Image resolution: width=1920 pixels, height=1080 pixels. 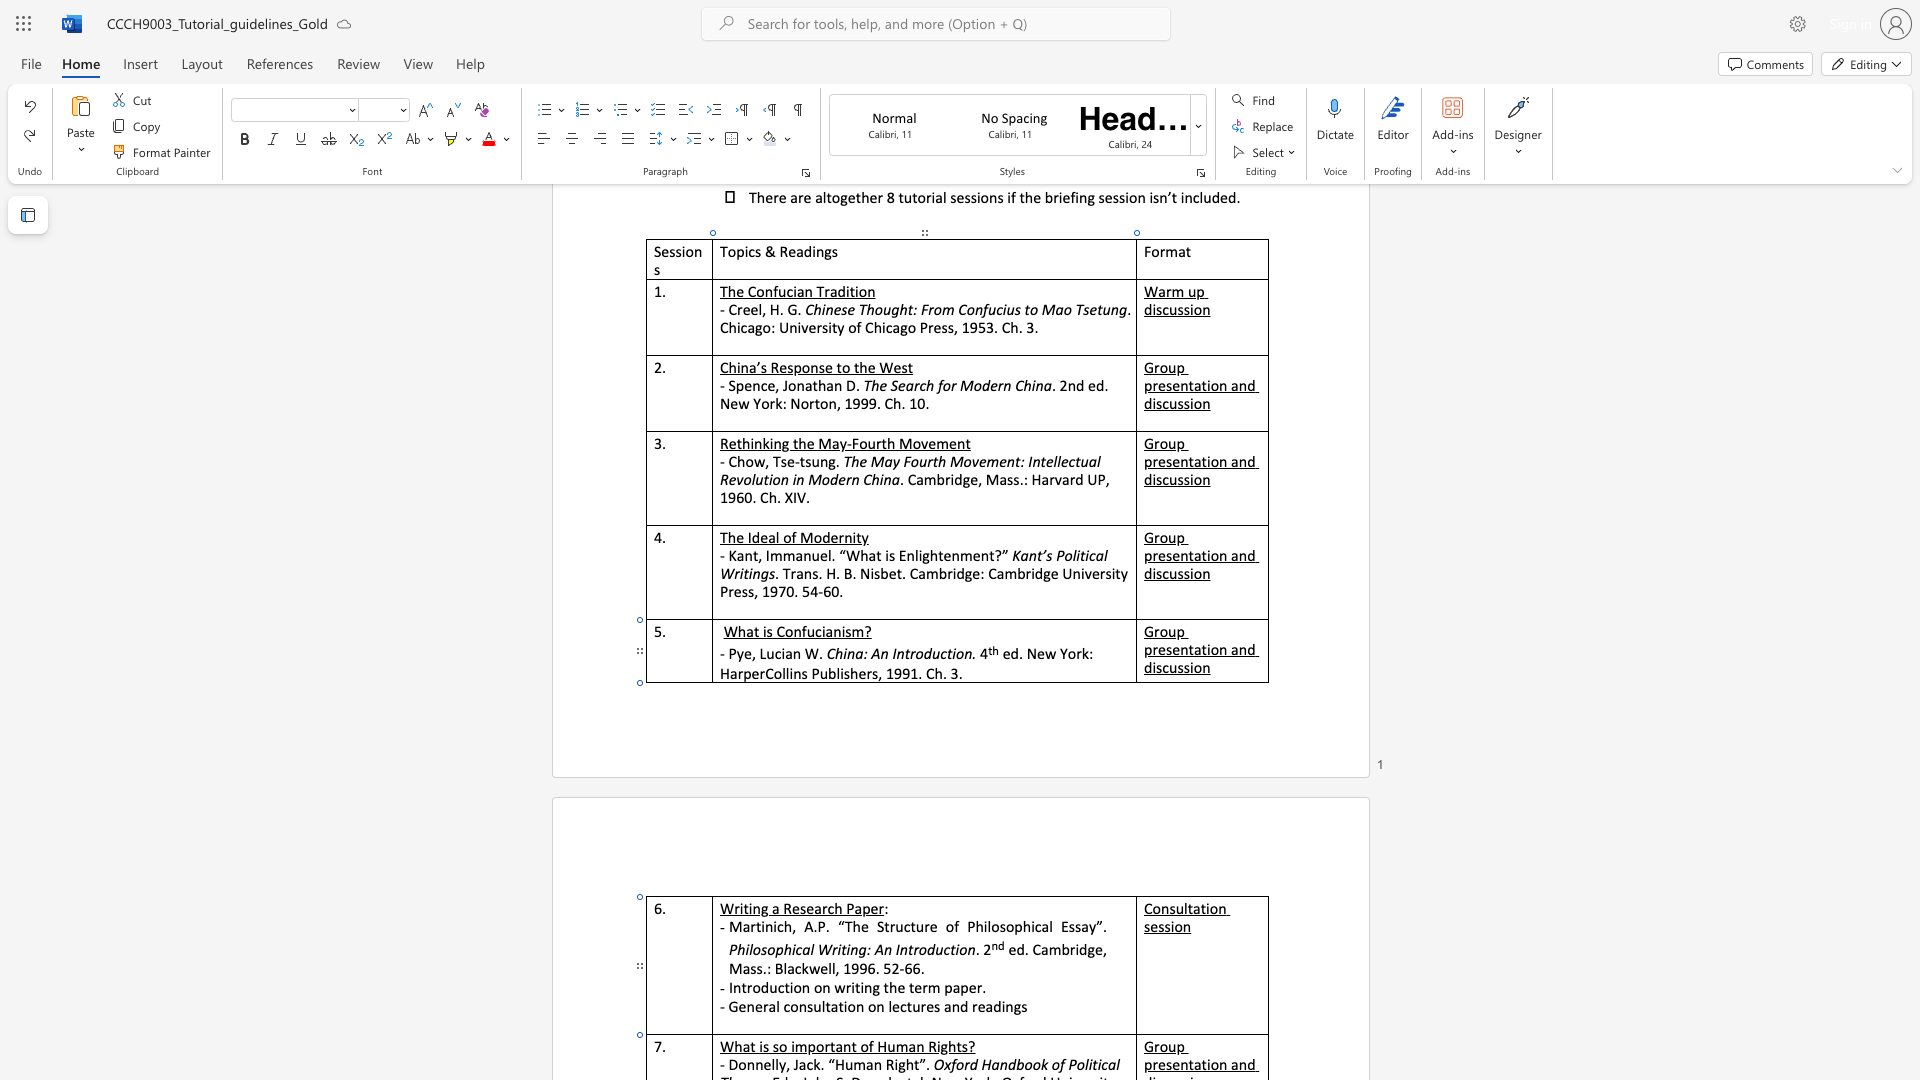 What do you see at coordinates (763, 908) in the screenshot?
I see `the 1th character "g" in the text` at bounding box center [763, 908].